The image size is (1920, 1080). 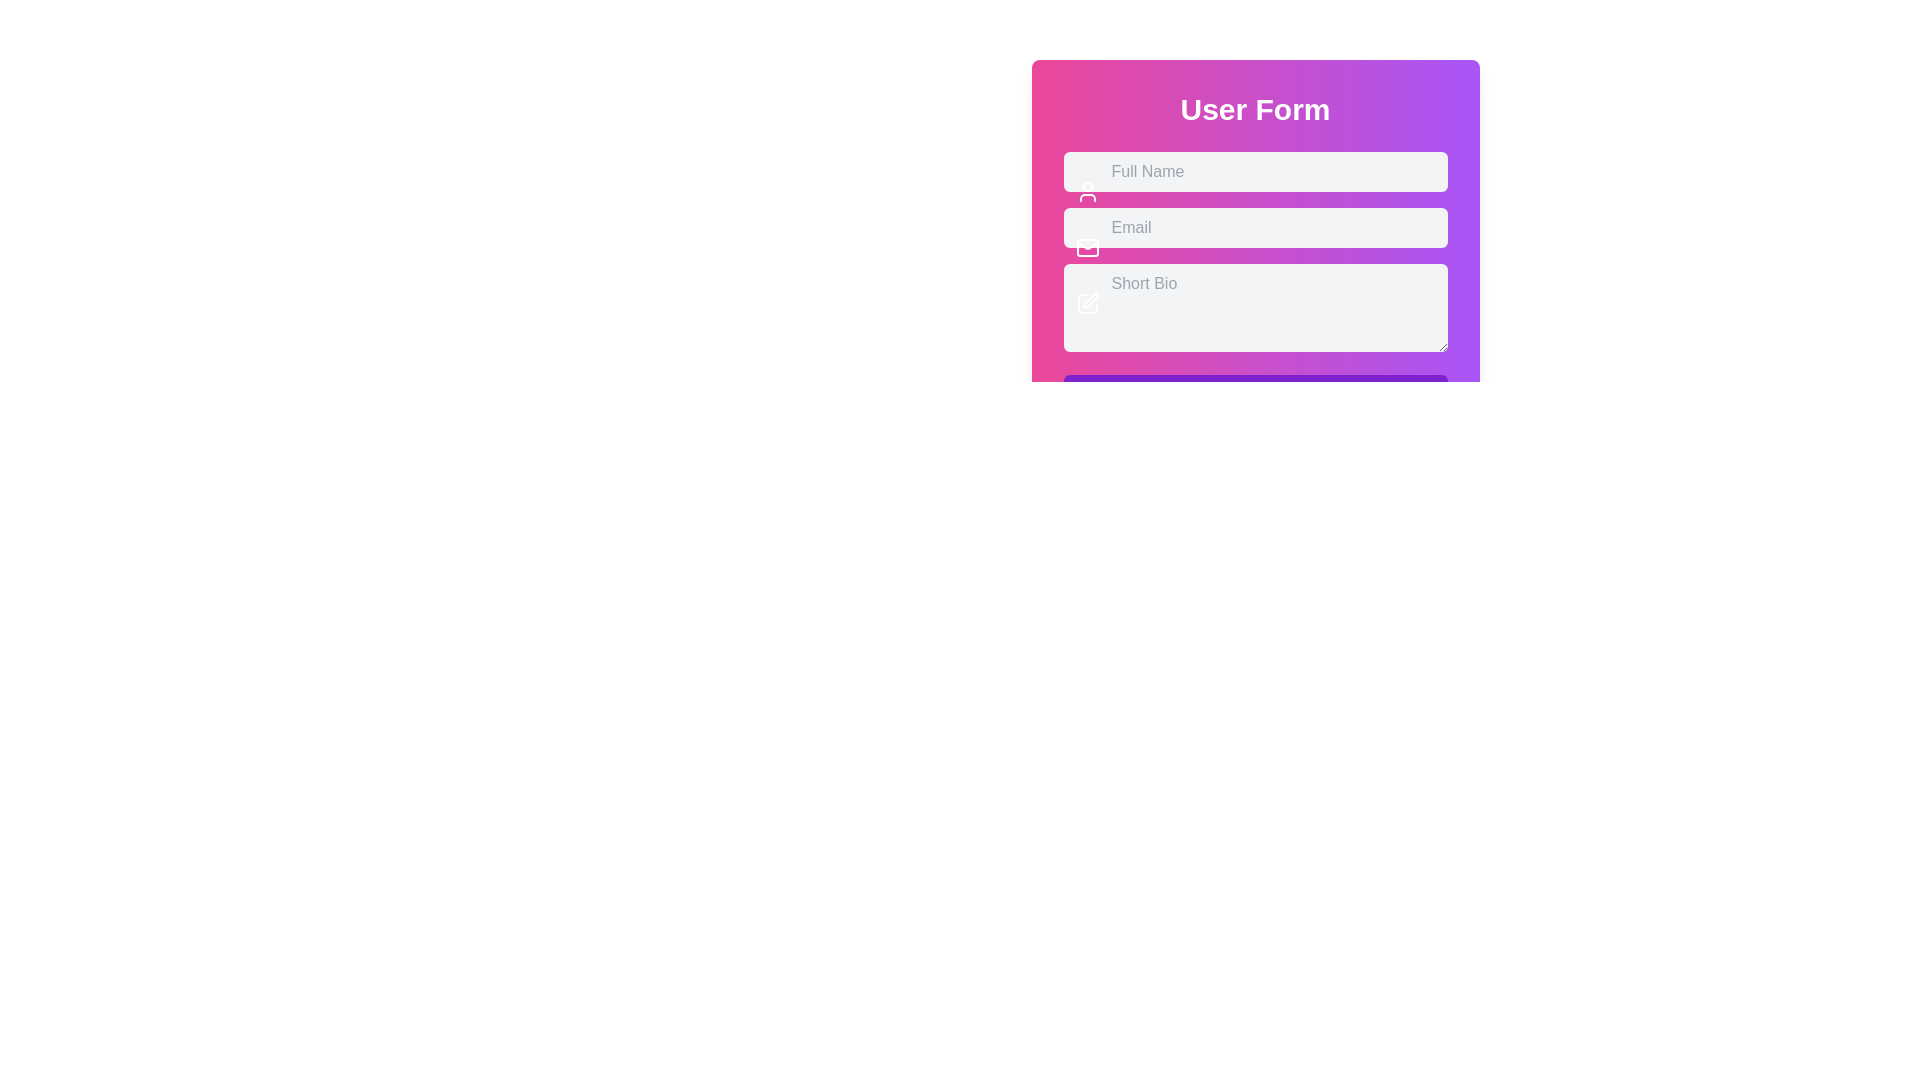 I want to click on the envelope graphic that represents an email icon located in the middle of the three input fields, specifically within the input area labeled 'Email', so click(x=1086, y=245).